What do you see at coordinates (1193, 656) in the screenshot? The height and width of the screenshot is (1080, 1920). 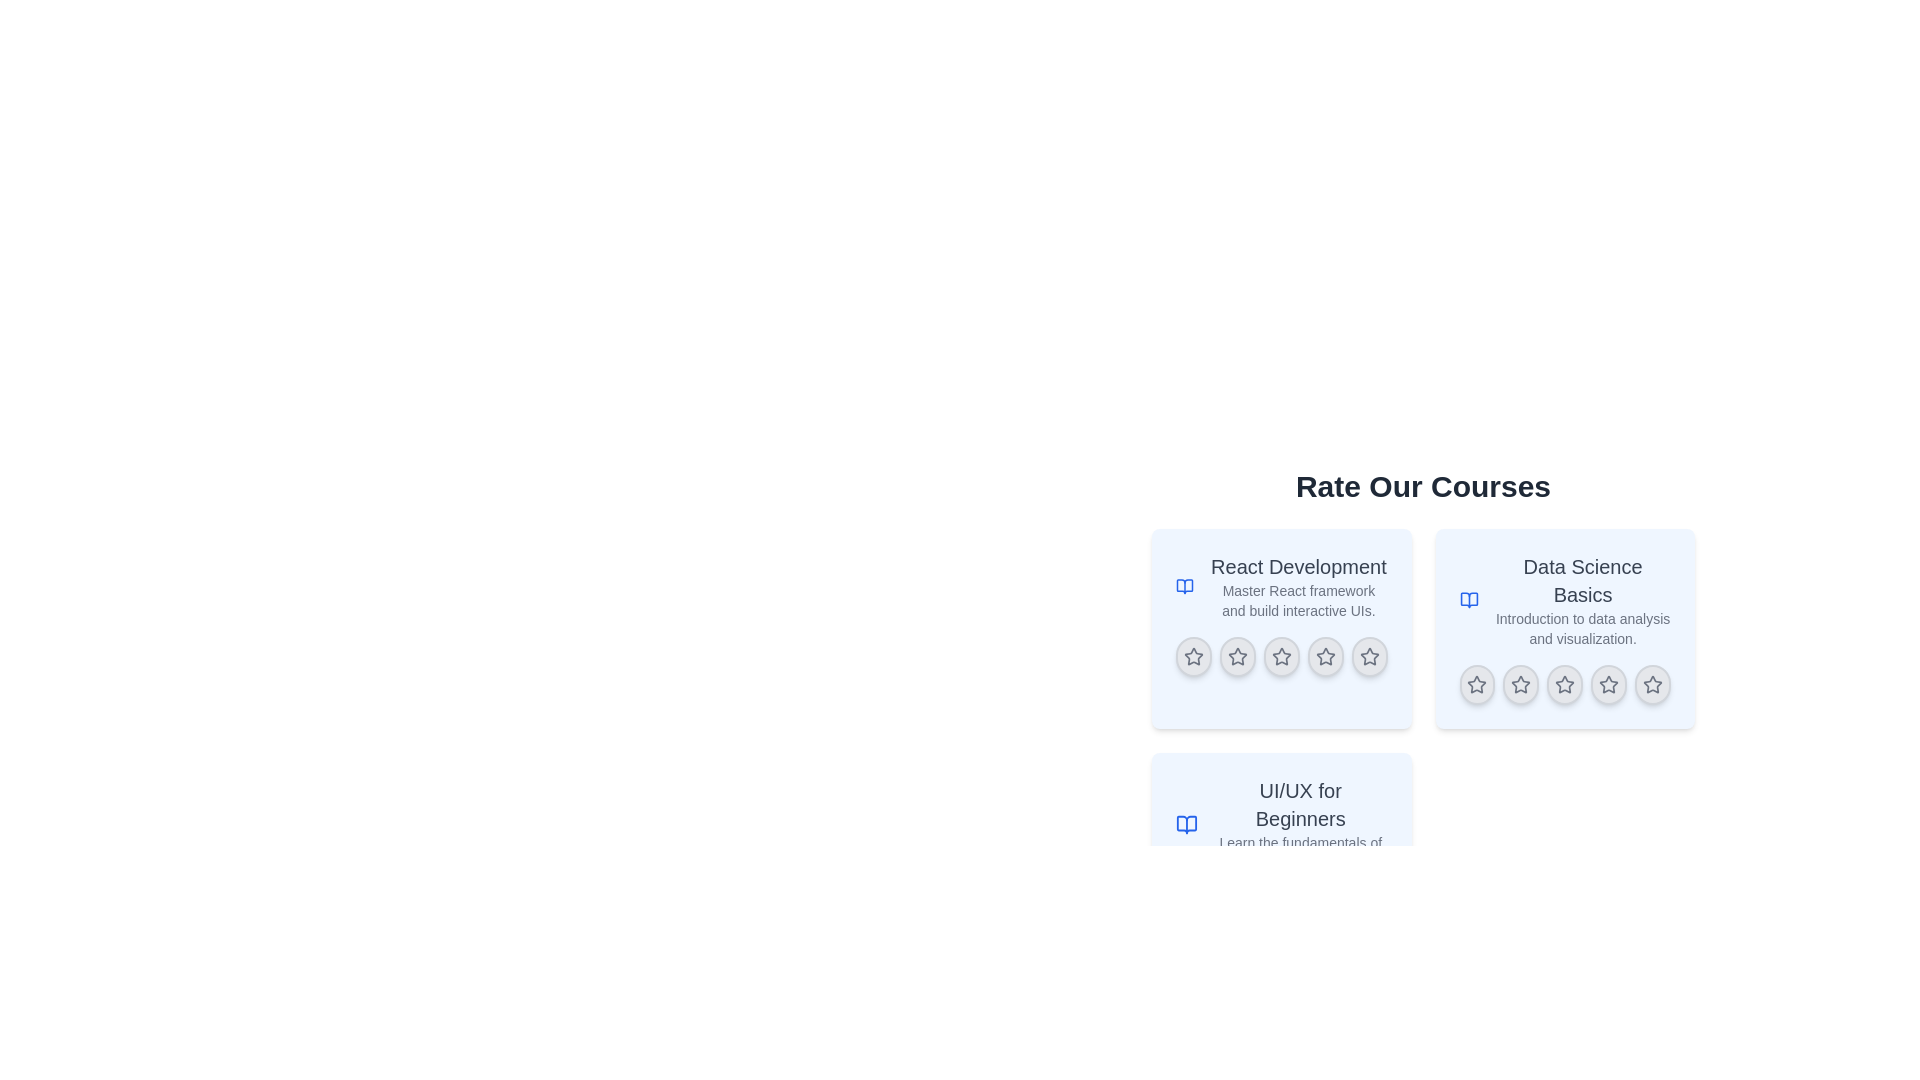 I see `the first star icon button in the rating bar below the 'React Development' course tile` at bounding box center [1193, 656].